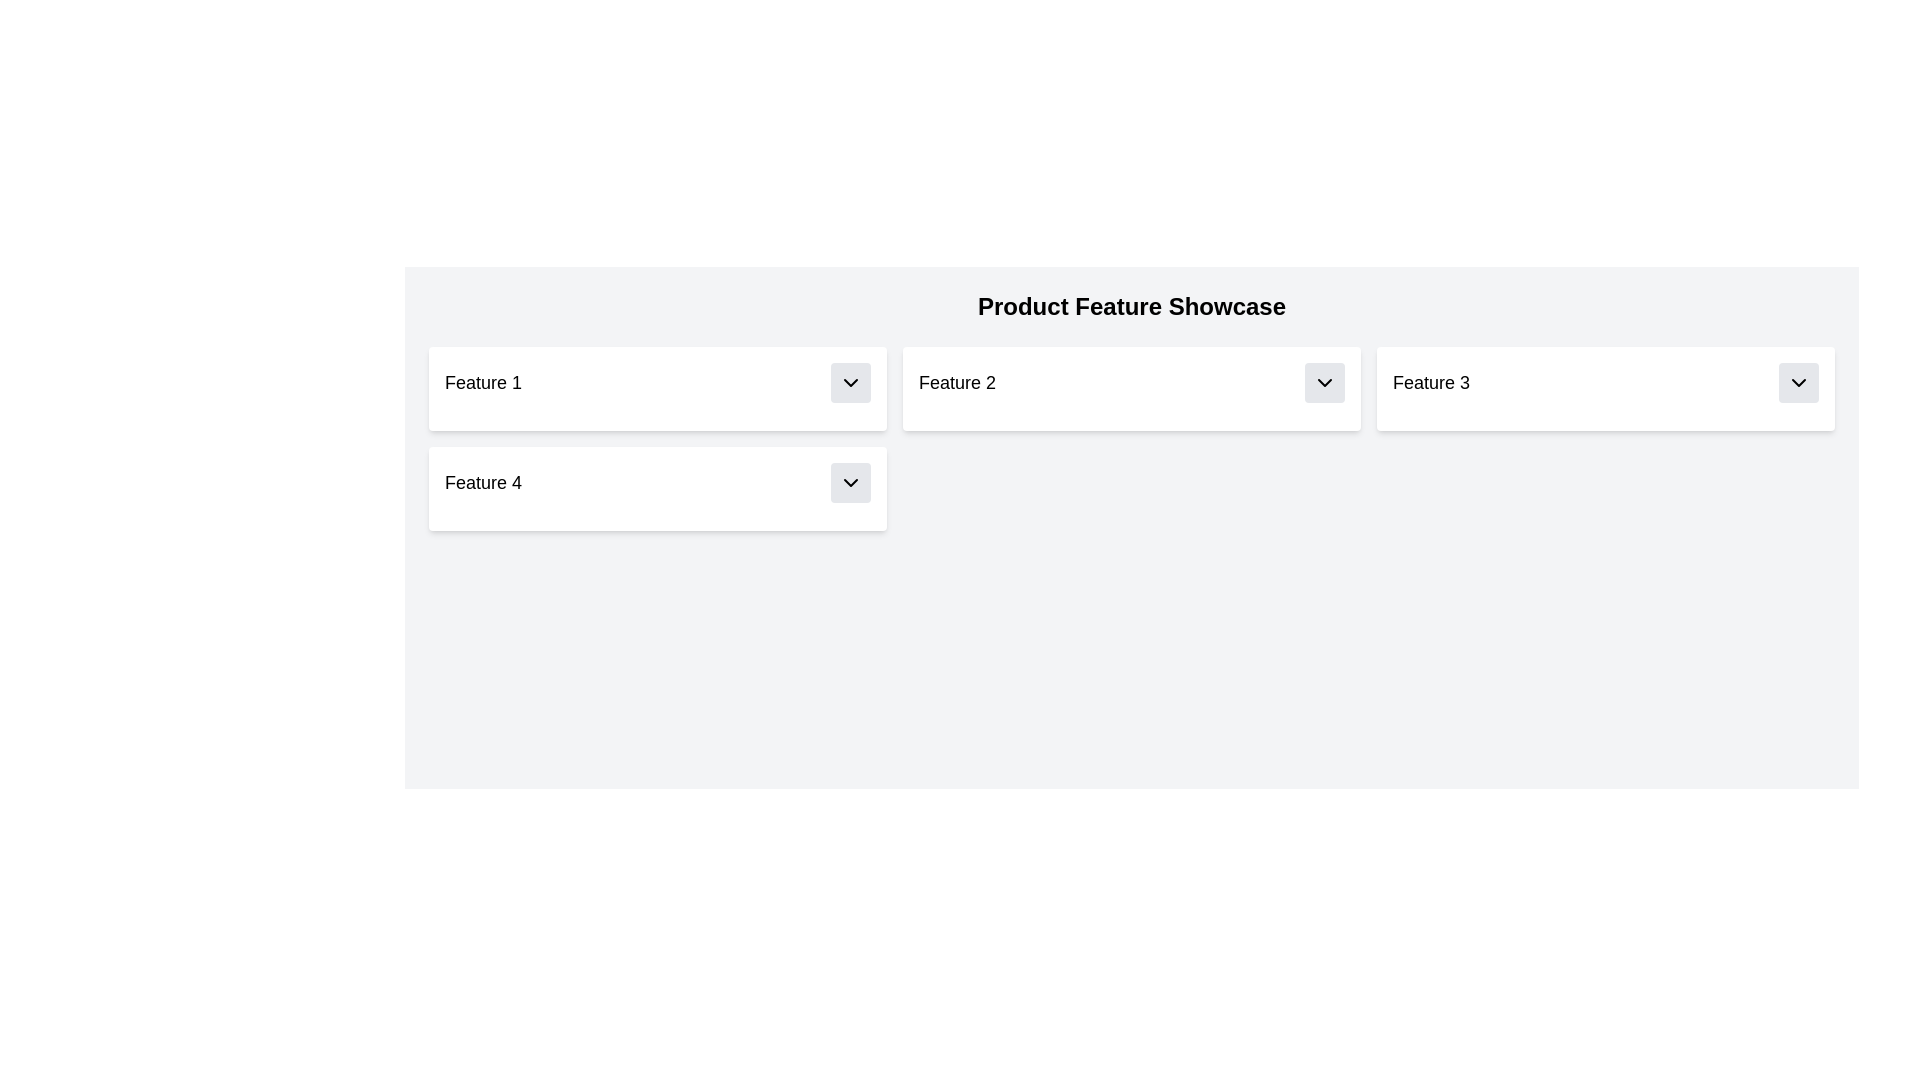  Describe the element at coordinates (850, 382) in the screenshot. I see `the icon located adjacent to the text labeled 'Feature 1'` at that location.